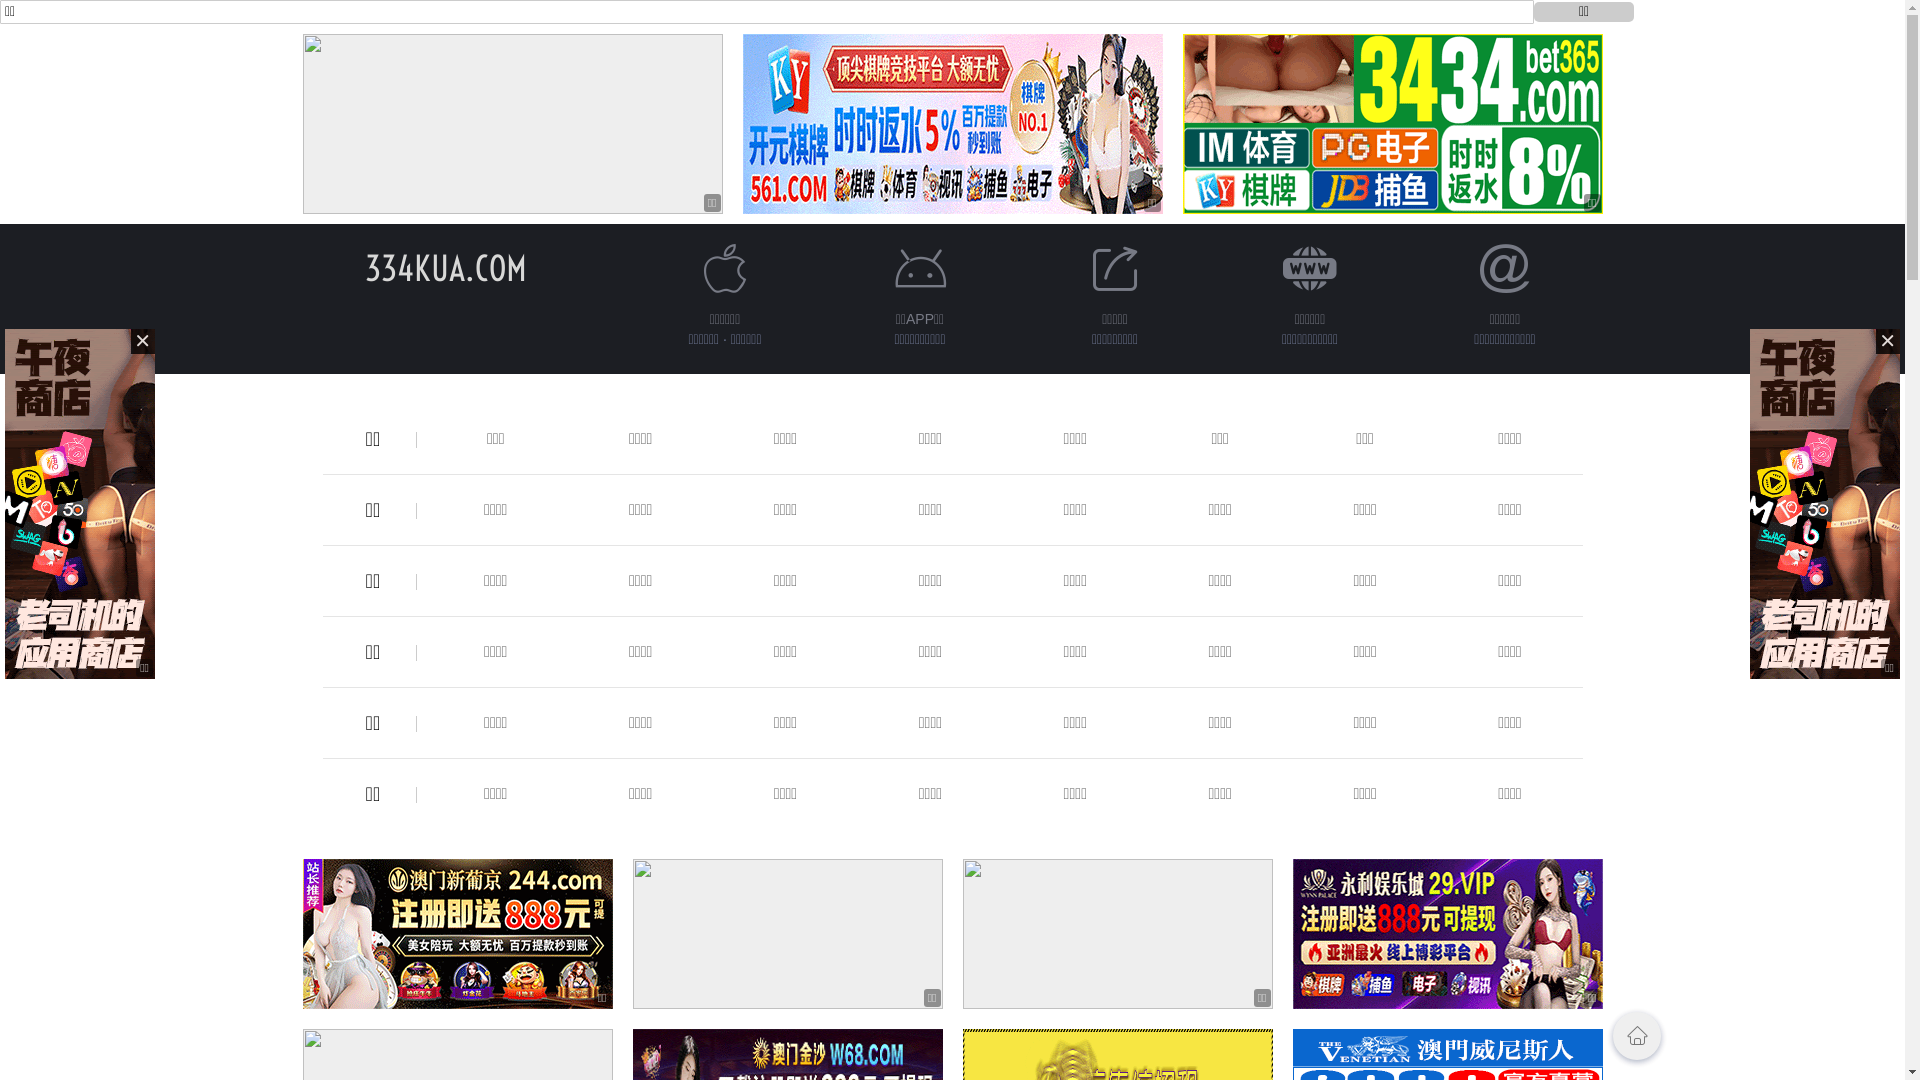 The height and width of the screenshot is (1080, 1920). What do you see at coordinates (444, 267) in the screenshot?
I see `'334KUA.COM'` at bounding box center [444, 267].